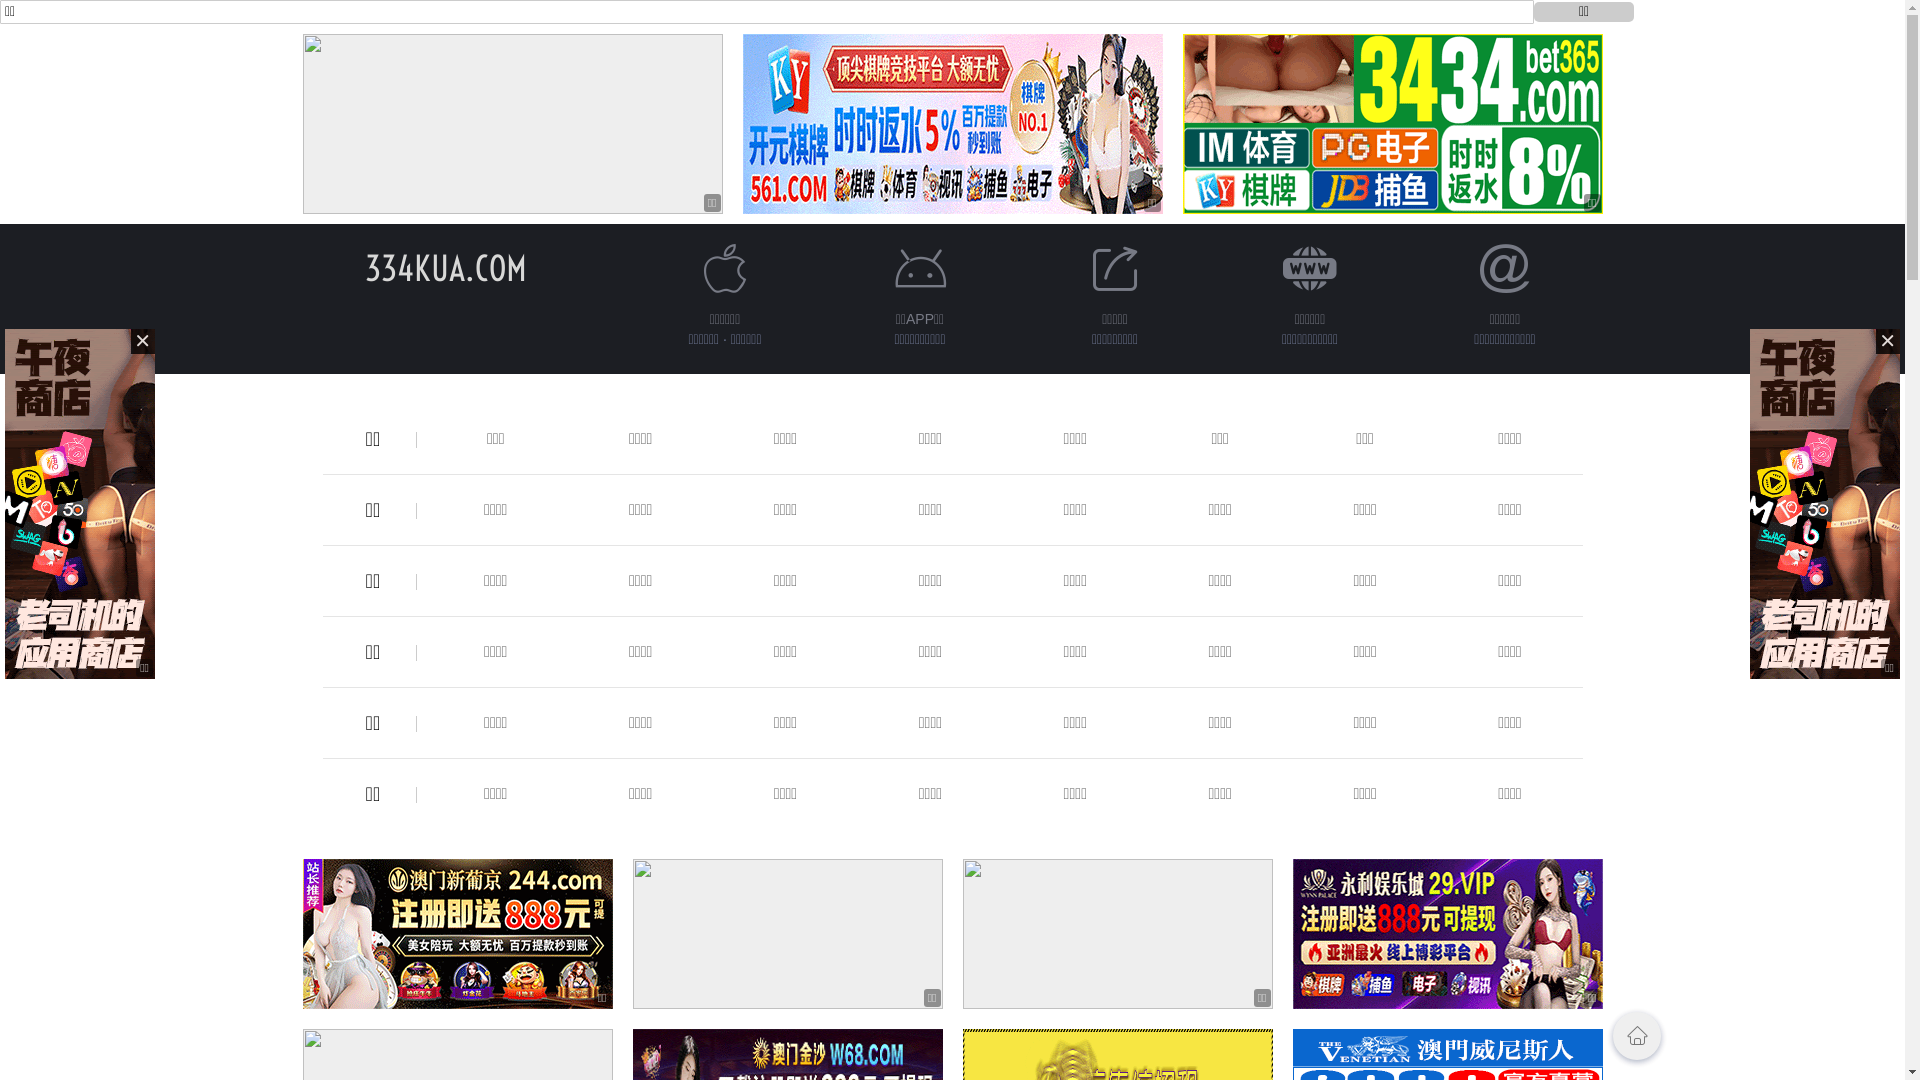 The height and width of the screenshot is (1080, 1920). What do you see at coordinates (444, 267) in the screenshot?
I see `'334KUA.COM'` at bounding box center [444, 267].